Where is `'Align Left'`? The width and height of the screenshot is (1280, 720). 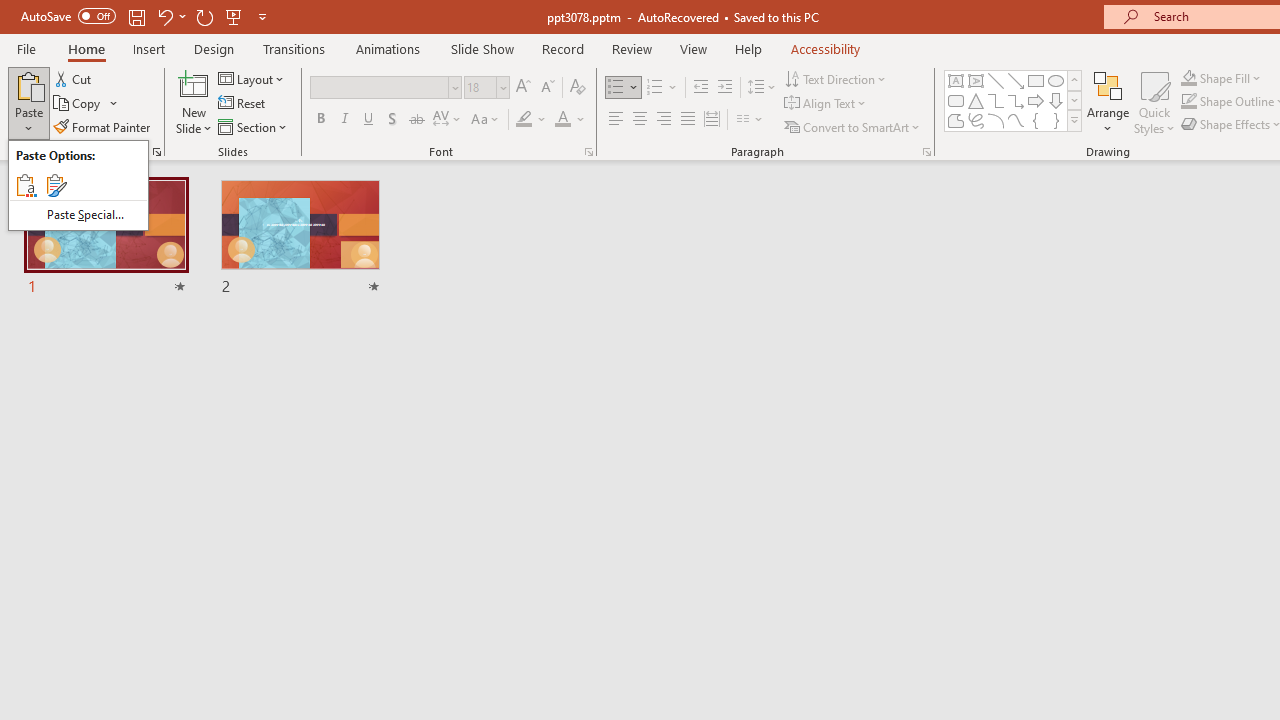
'Align Left' is located at coordinates (615, 119).